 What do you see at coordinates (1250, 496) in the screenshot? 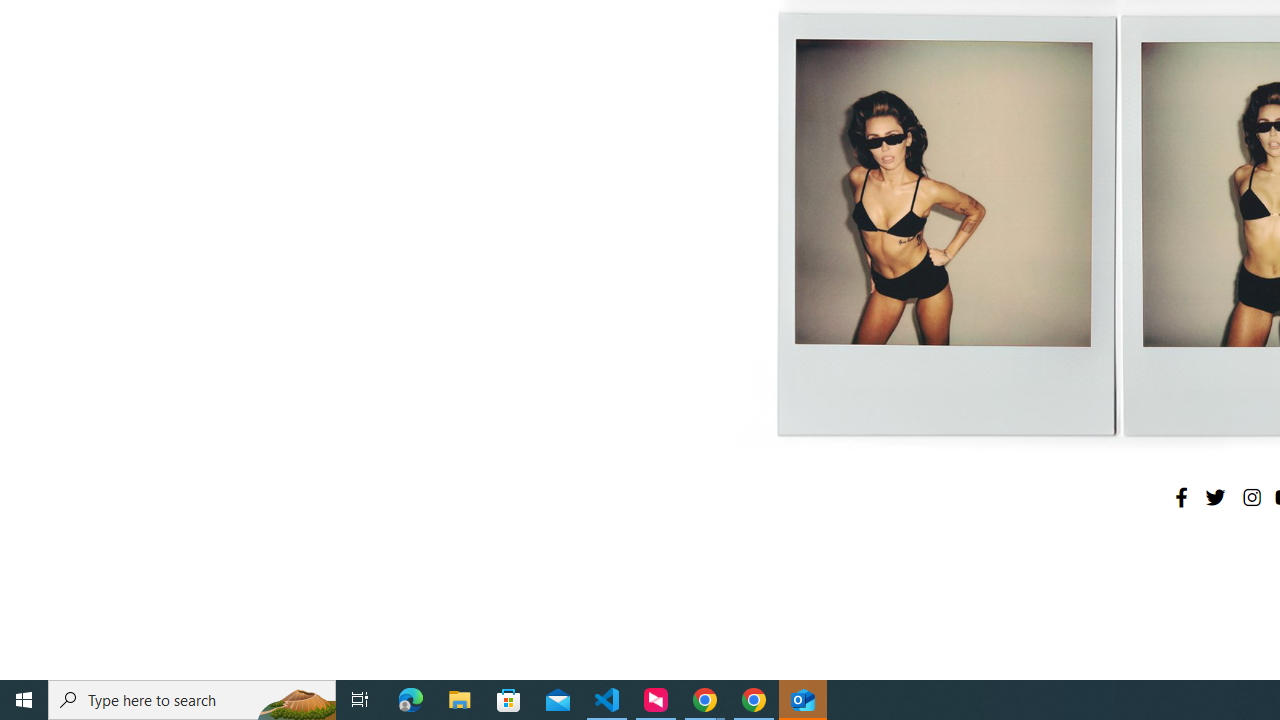
I see `'Instagram'` at bounding box center [1250, 496].